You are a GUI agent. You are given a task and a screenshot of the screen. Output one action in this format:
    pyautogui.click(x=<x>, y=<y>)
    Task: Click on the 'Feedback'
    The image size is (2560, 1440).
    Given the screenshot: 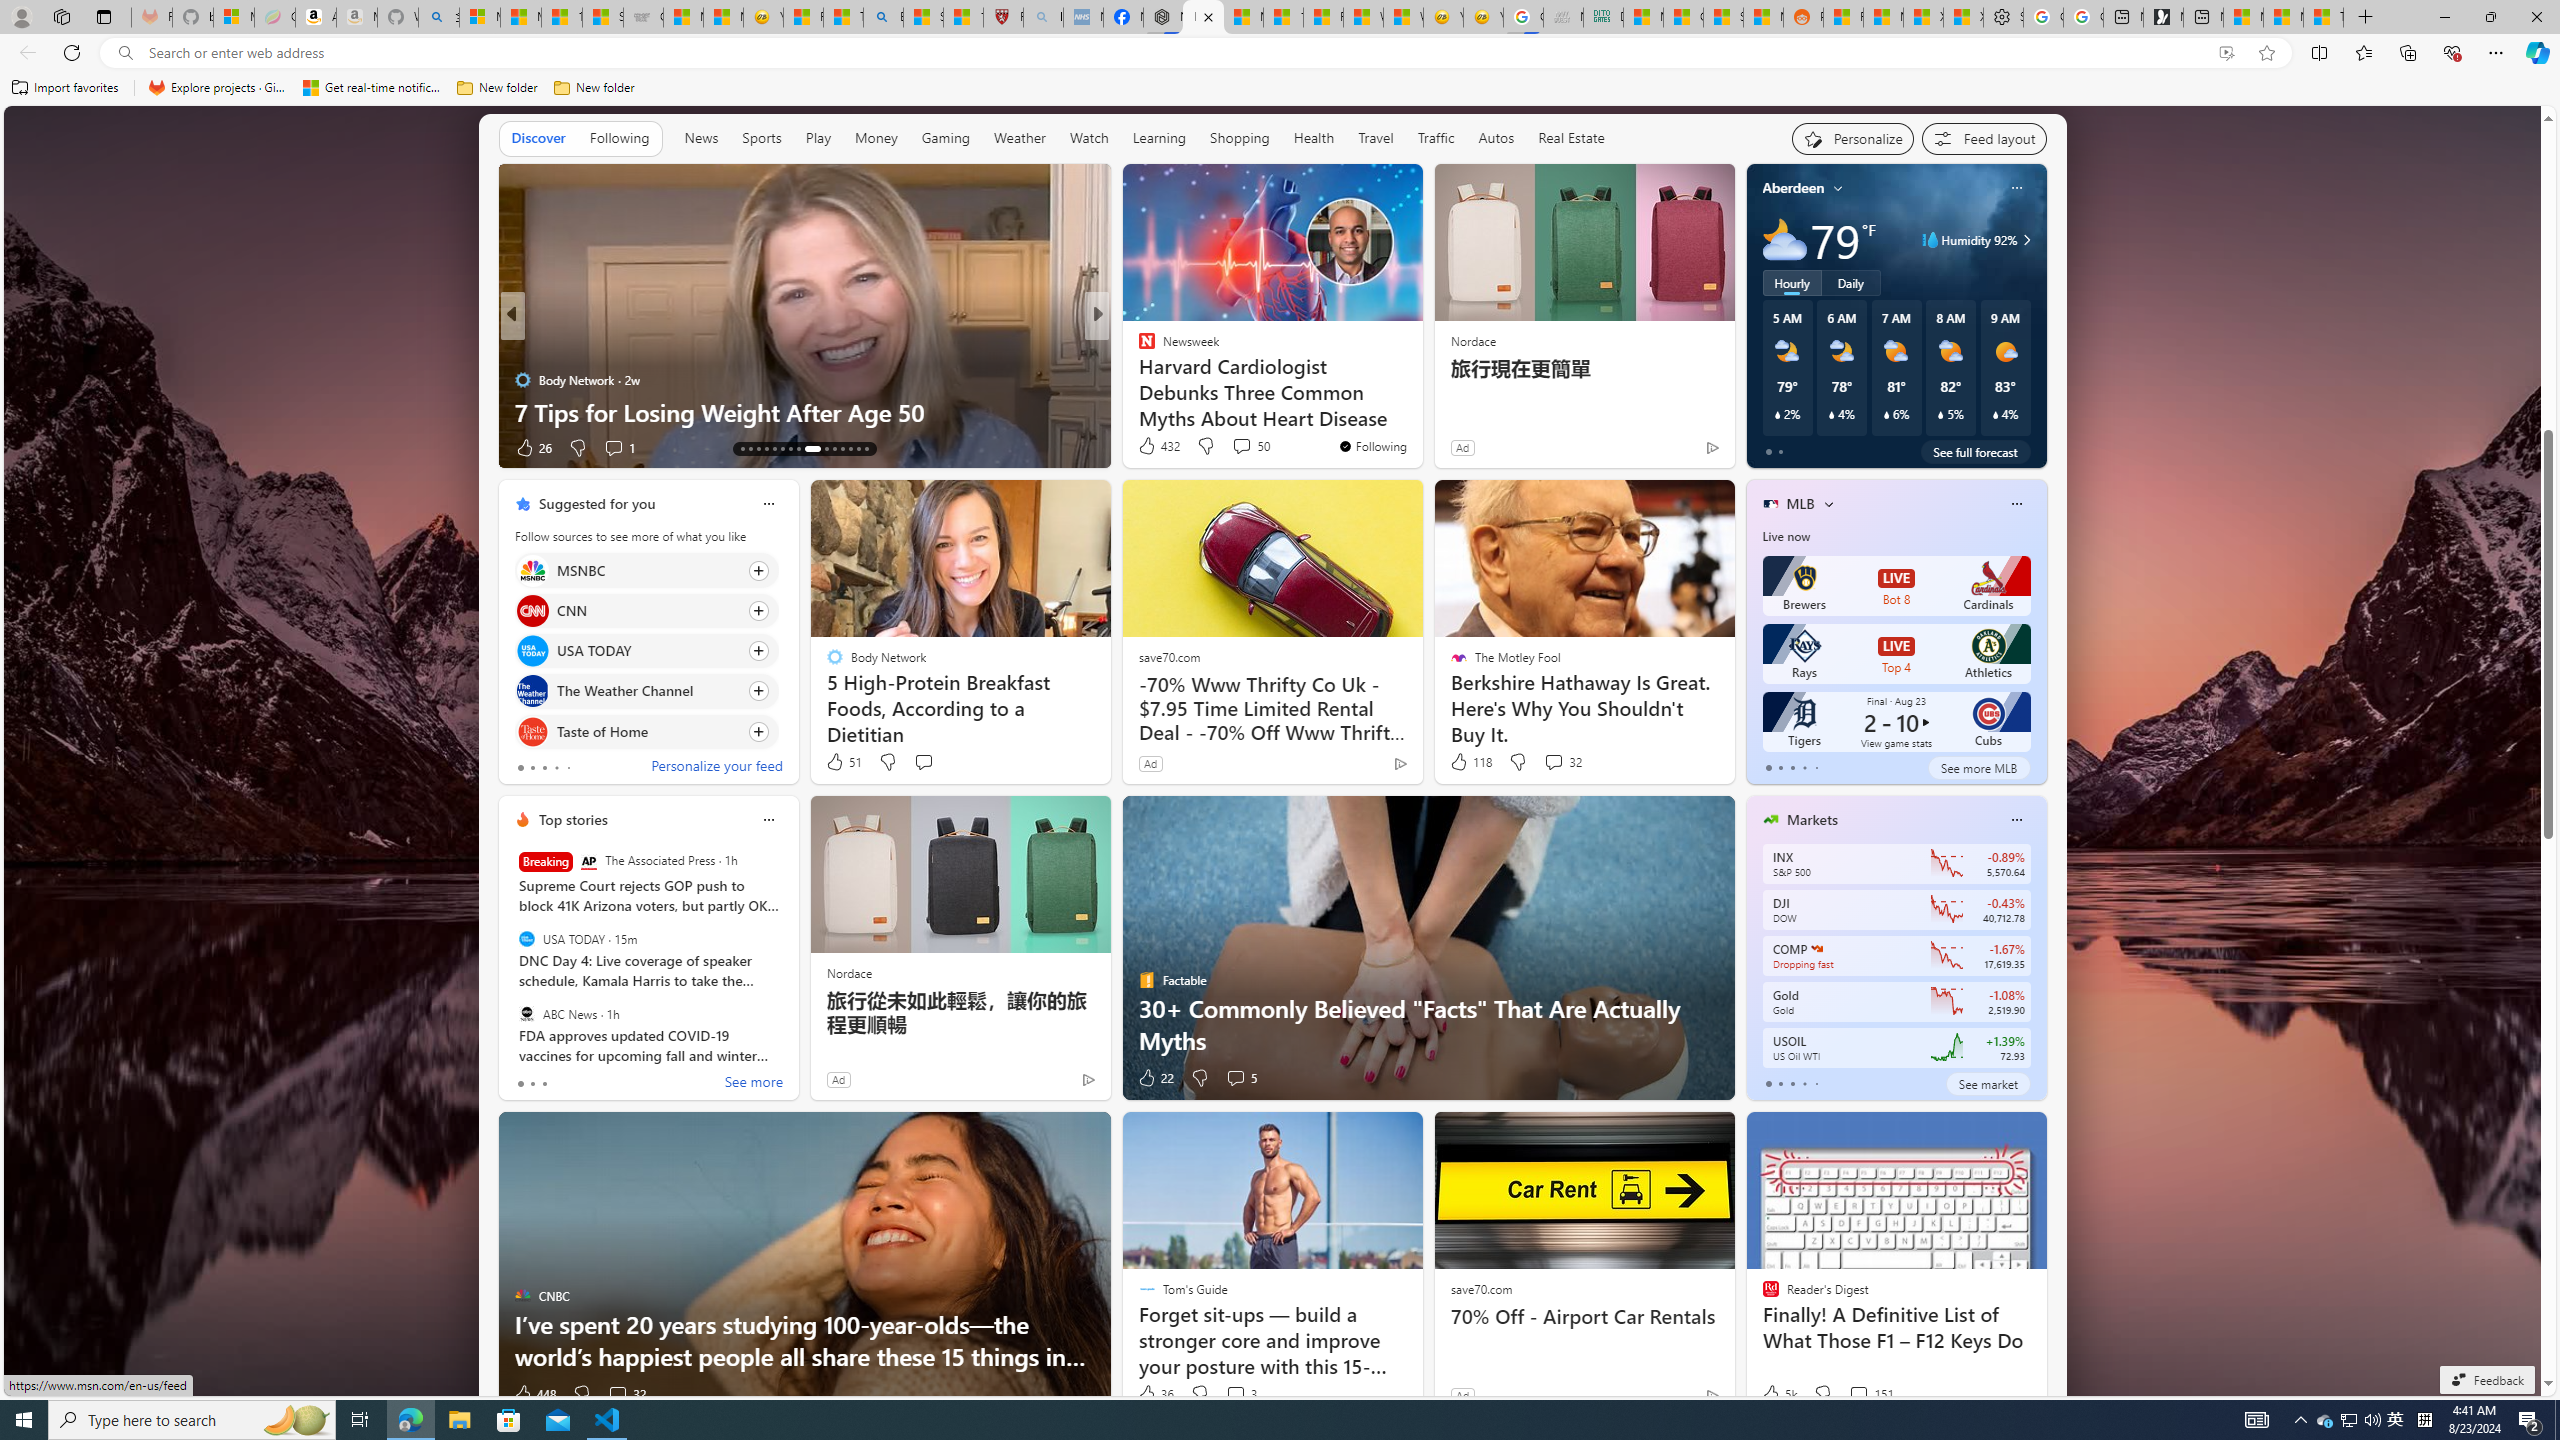 What is the action you would take?
    pyautogui.click(x=2486, y=1379)
    